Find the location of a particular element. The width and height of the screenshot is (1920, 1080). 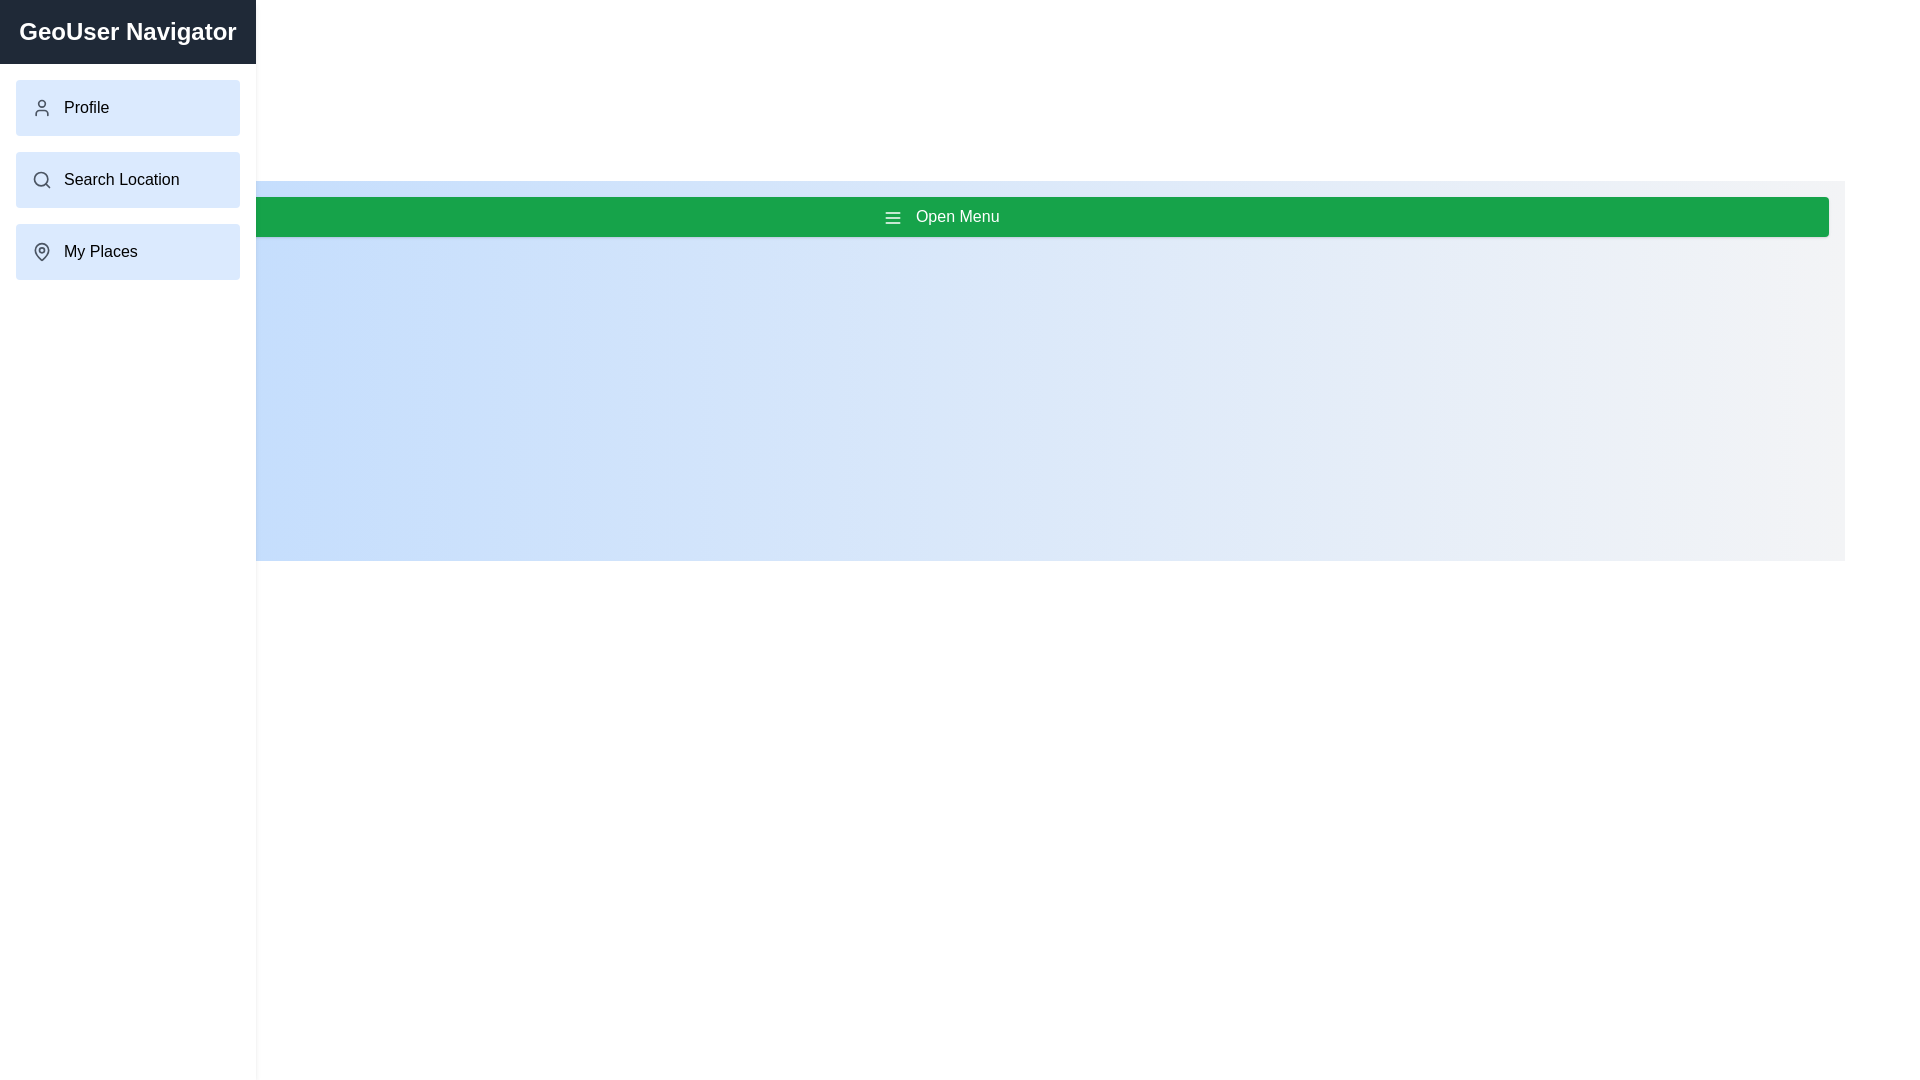

the menu item Search Location from the GeoUserDrawer is located at coordinates (127, 180).